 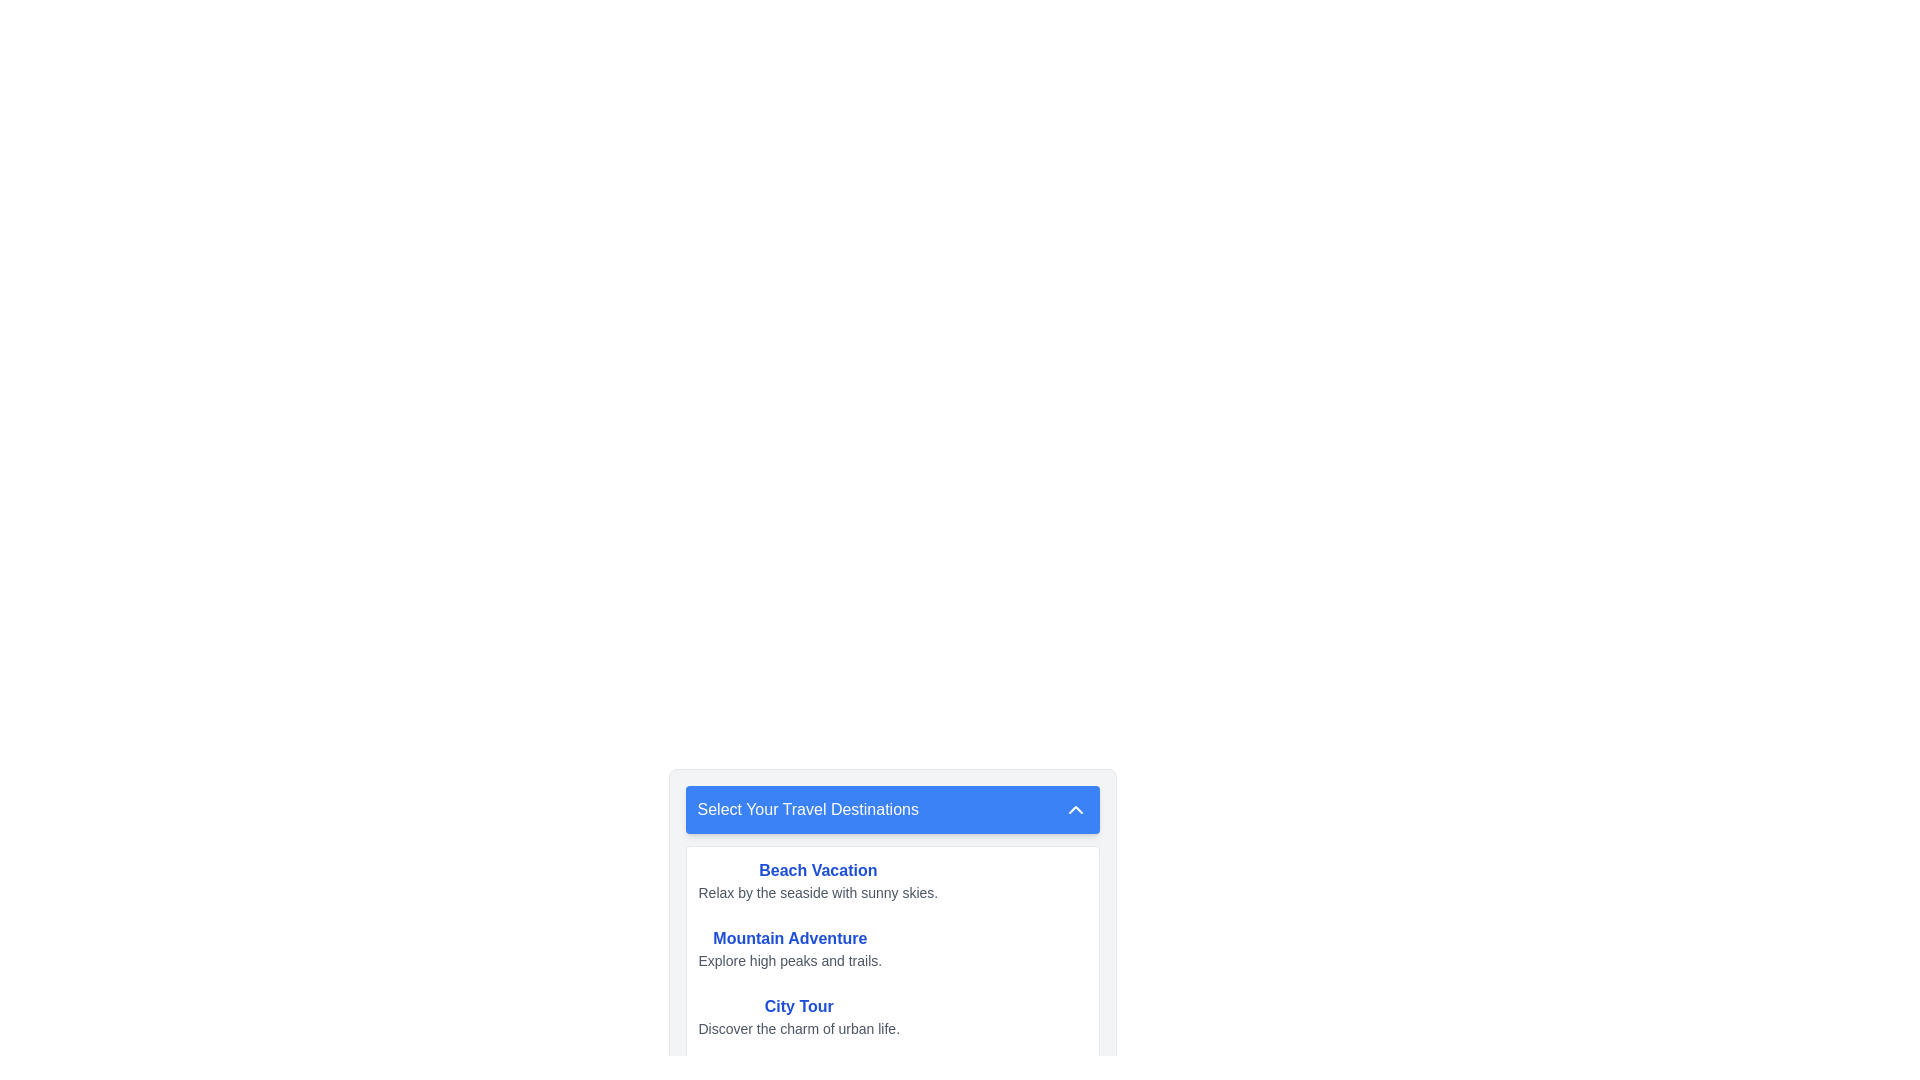 What do you see at coordinates (891, 947) in the screenshot?
I see `to select the 'Mountain Adventure' option from the list of travel destinations, which is the second item under 'Select Your Travel Destinations'` at bounding box center [891, 947].